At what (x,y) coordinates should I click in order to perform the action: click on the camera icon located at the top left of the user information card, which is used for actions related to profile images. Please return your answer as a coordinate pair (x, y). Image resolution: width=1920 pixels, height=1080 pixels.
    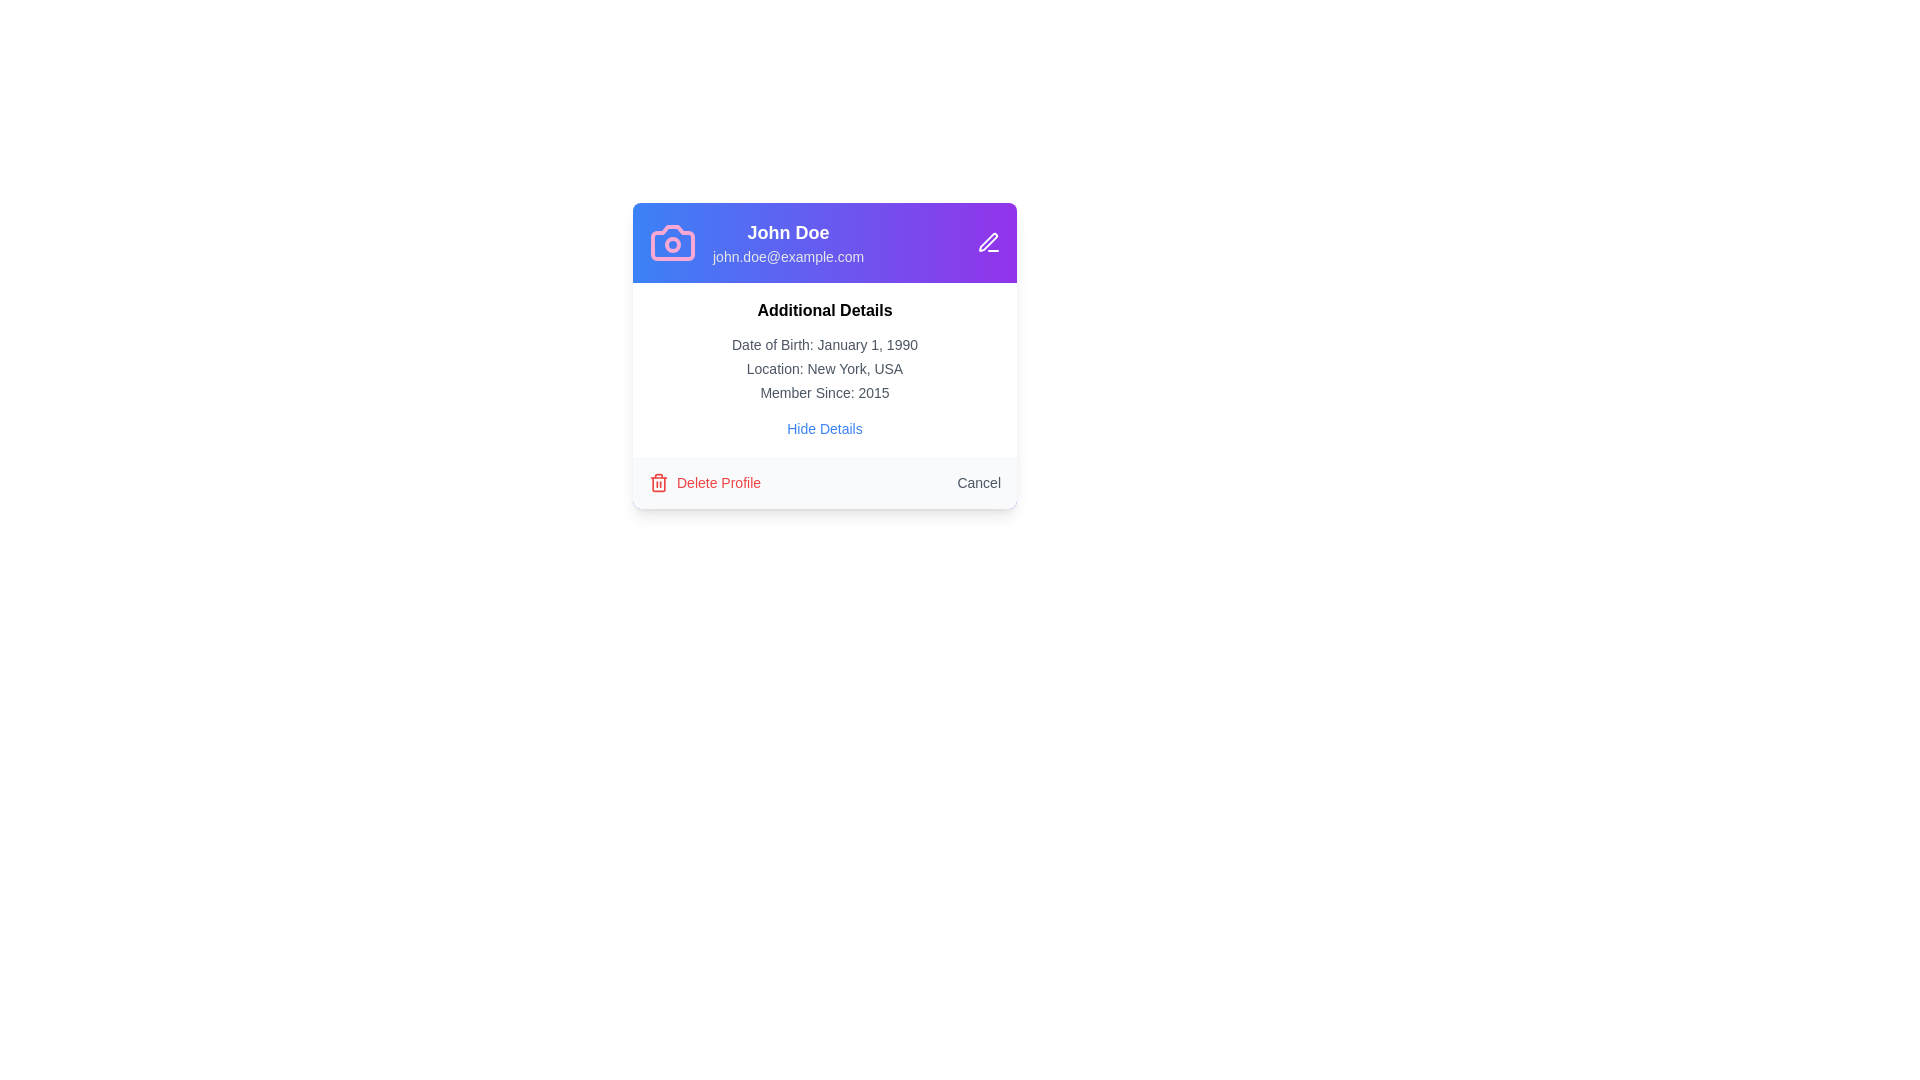
    Looking at the image, I should click on (672, 242).